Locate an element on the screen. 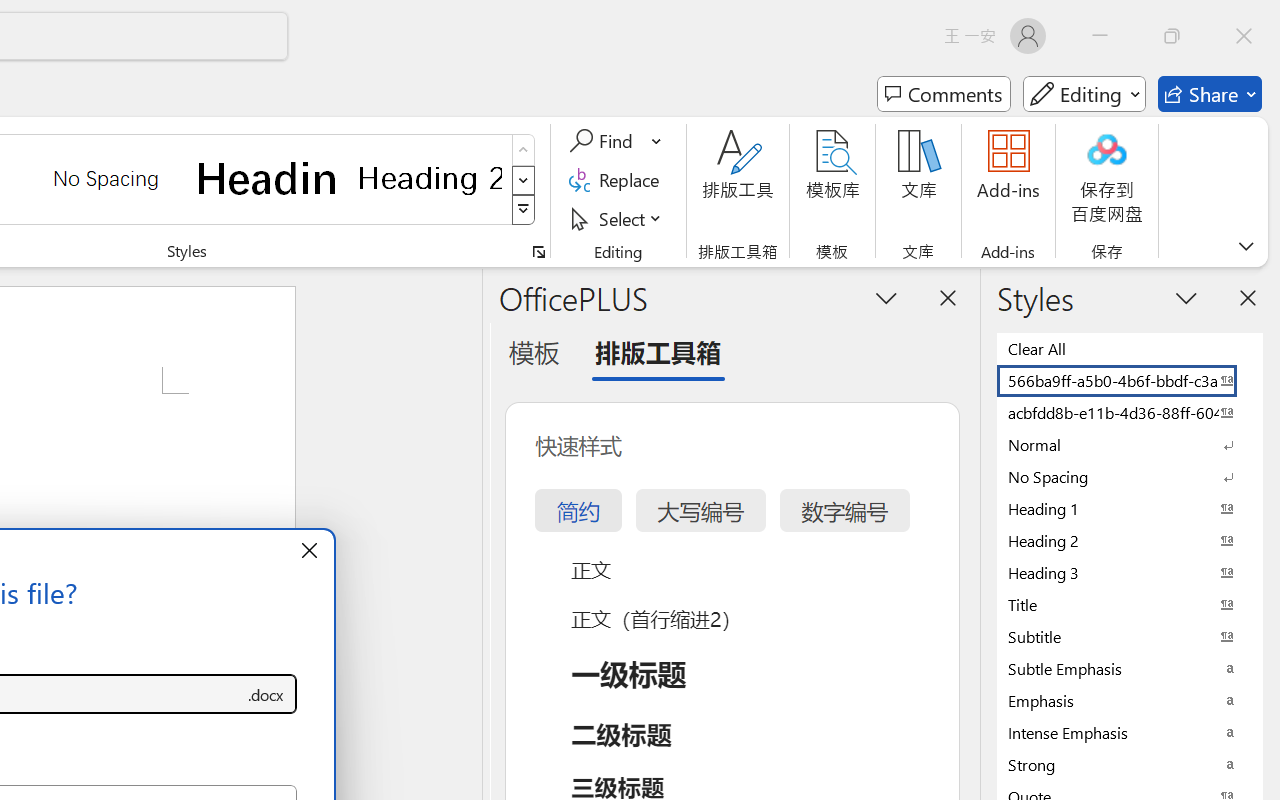 This screenshot has width=1280, height=800. 'Row Down' is located at coordinates (523, 179).